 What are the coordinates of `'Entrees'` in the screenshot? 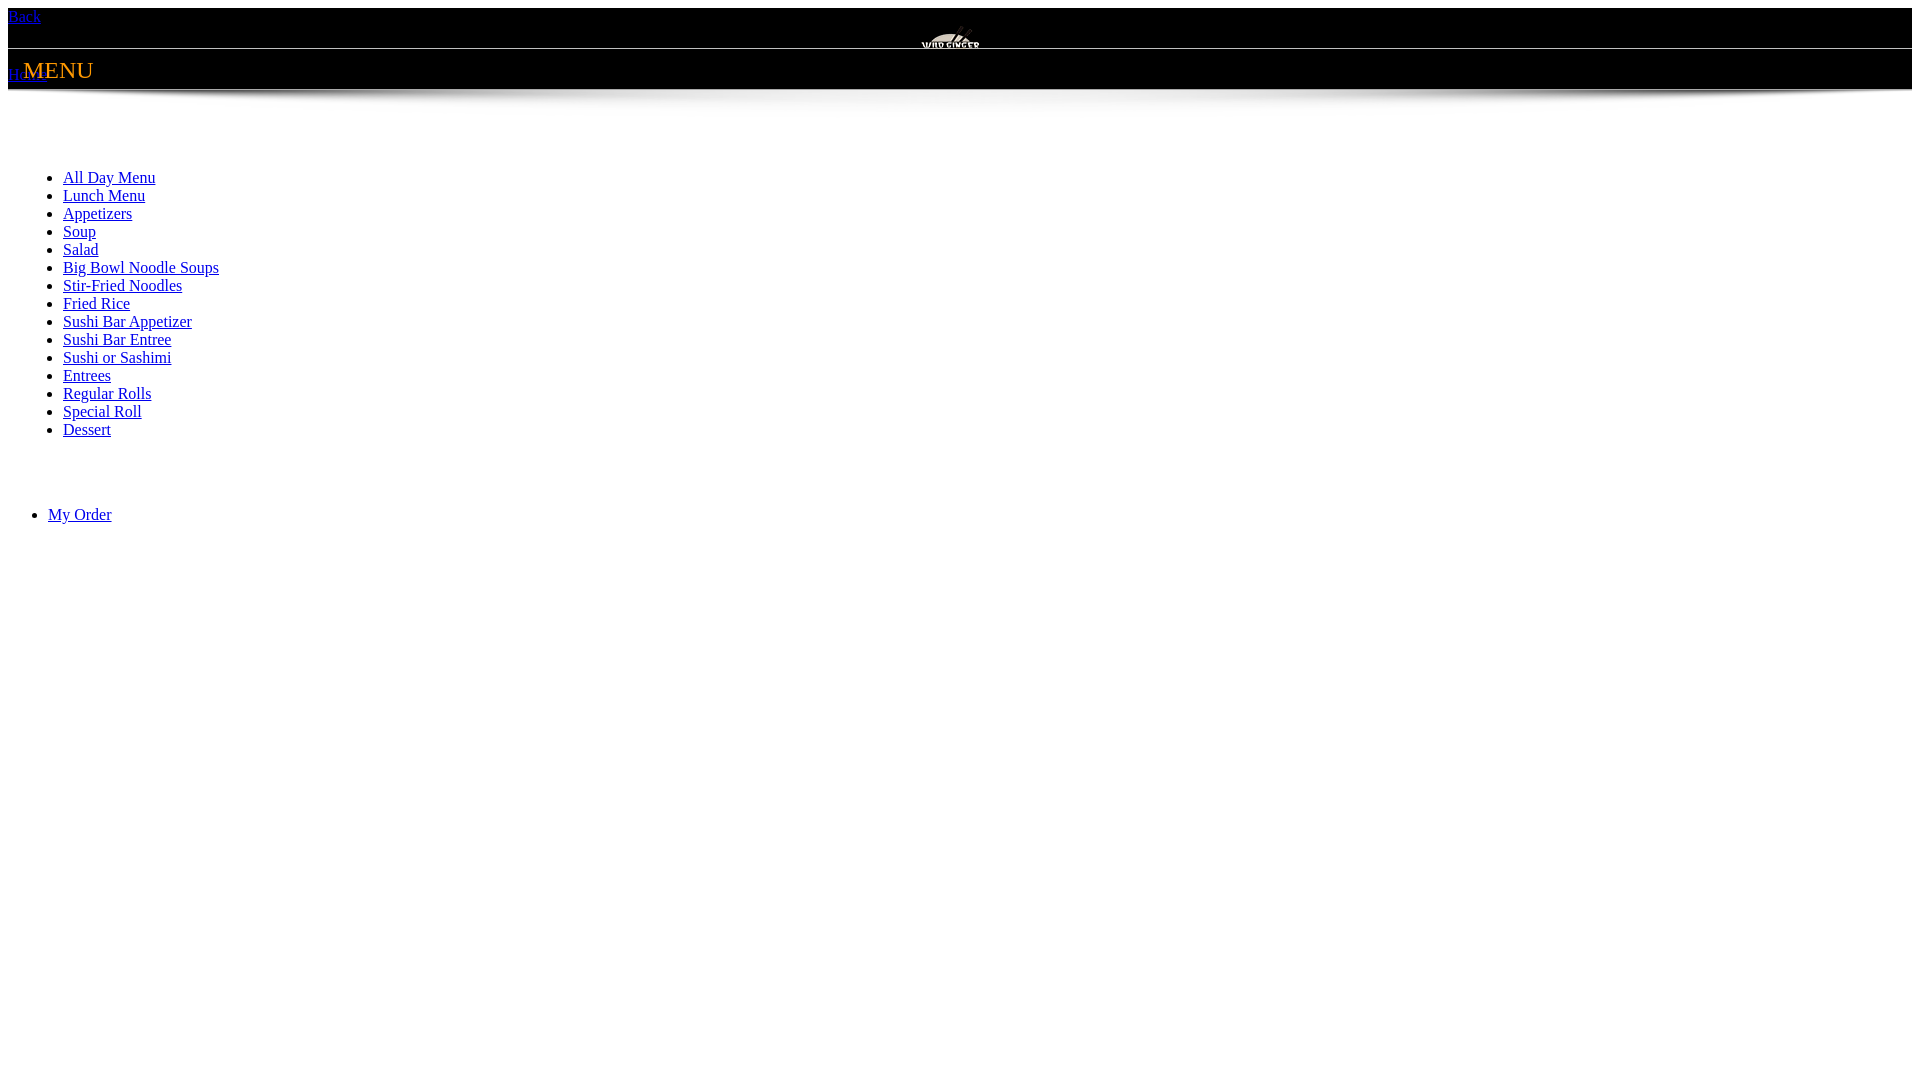 It's located at (62, 375).